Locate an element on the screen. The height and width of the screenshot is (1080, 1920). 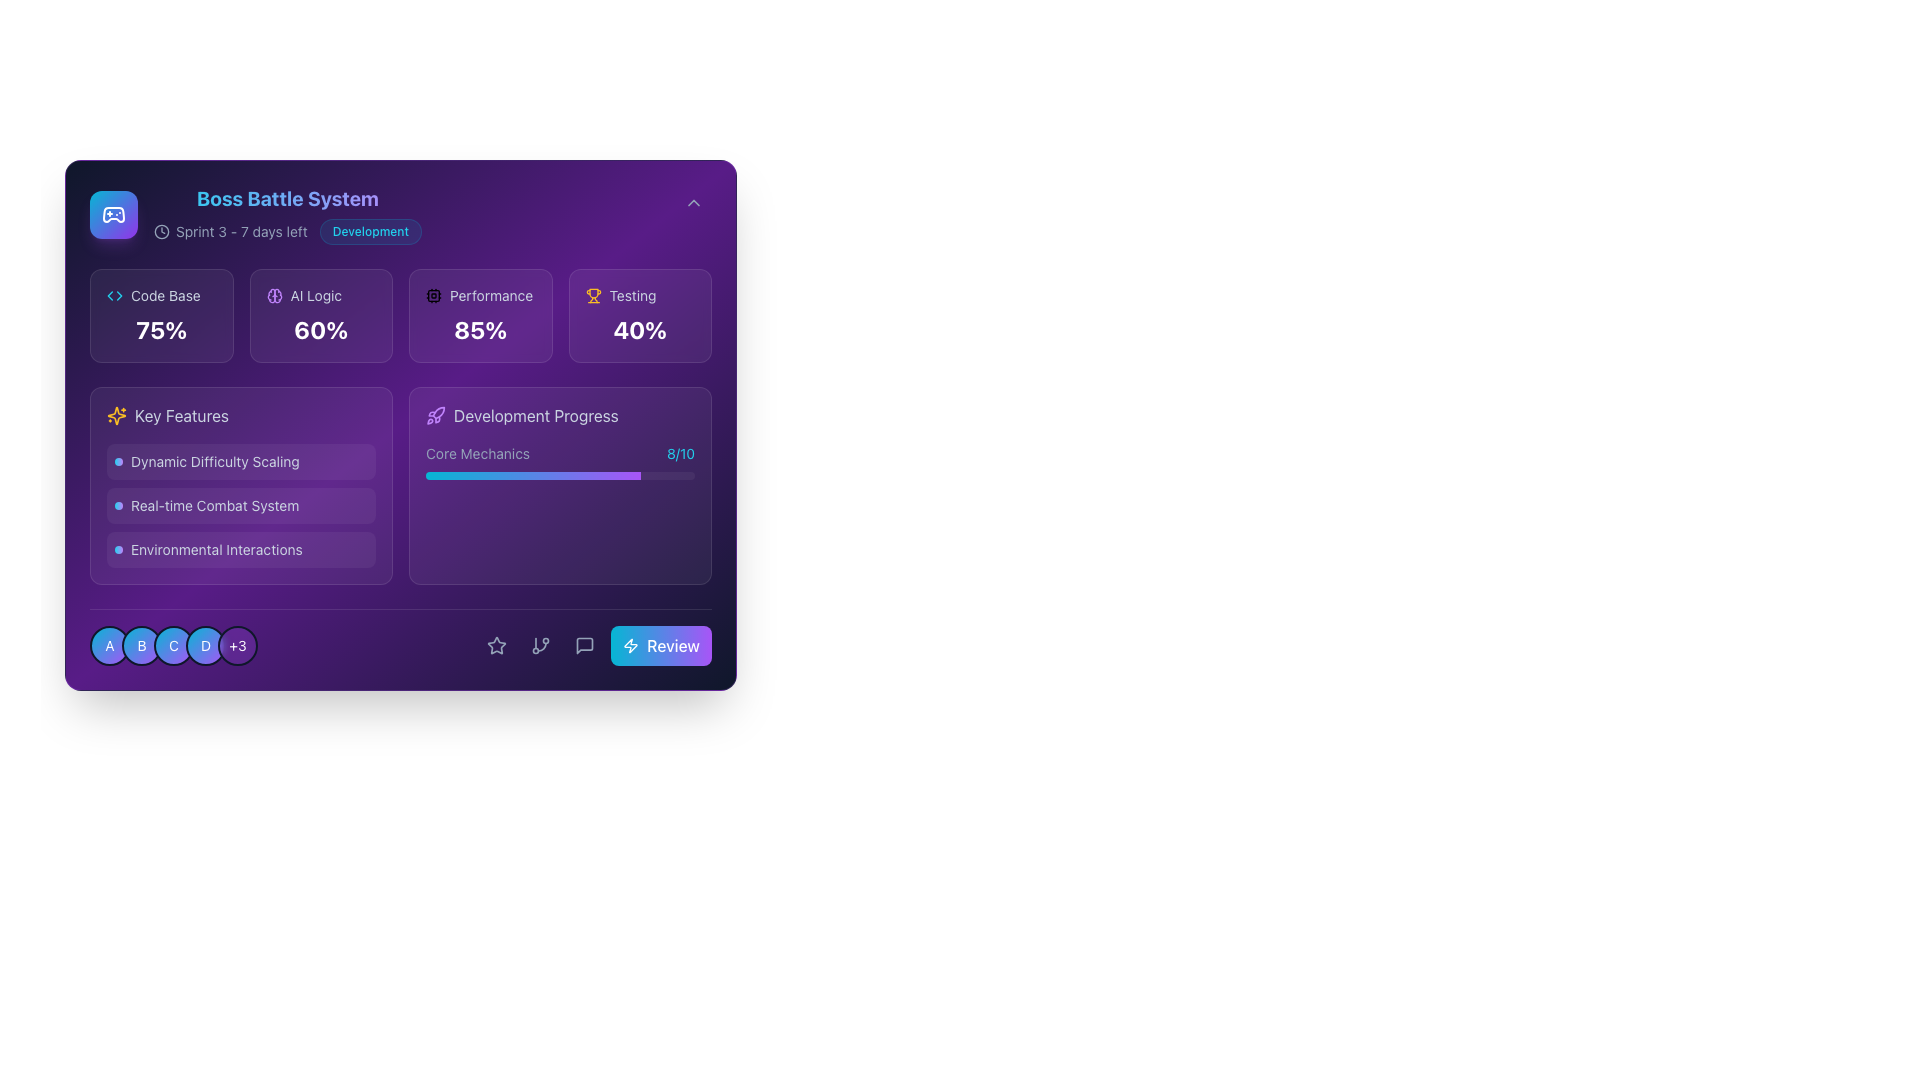
the descriptive Label that provides information about a specific aspect, located as the third item in the vertical list under the heading 'Key Features' is located at coordinates (240, 550).